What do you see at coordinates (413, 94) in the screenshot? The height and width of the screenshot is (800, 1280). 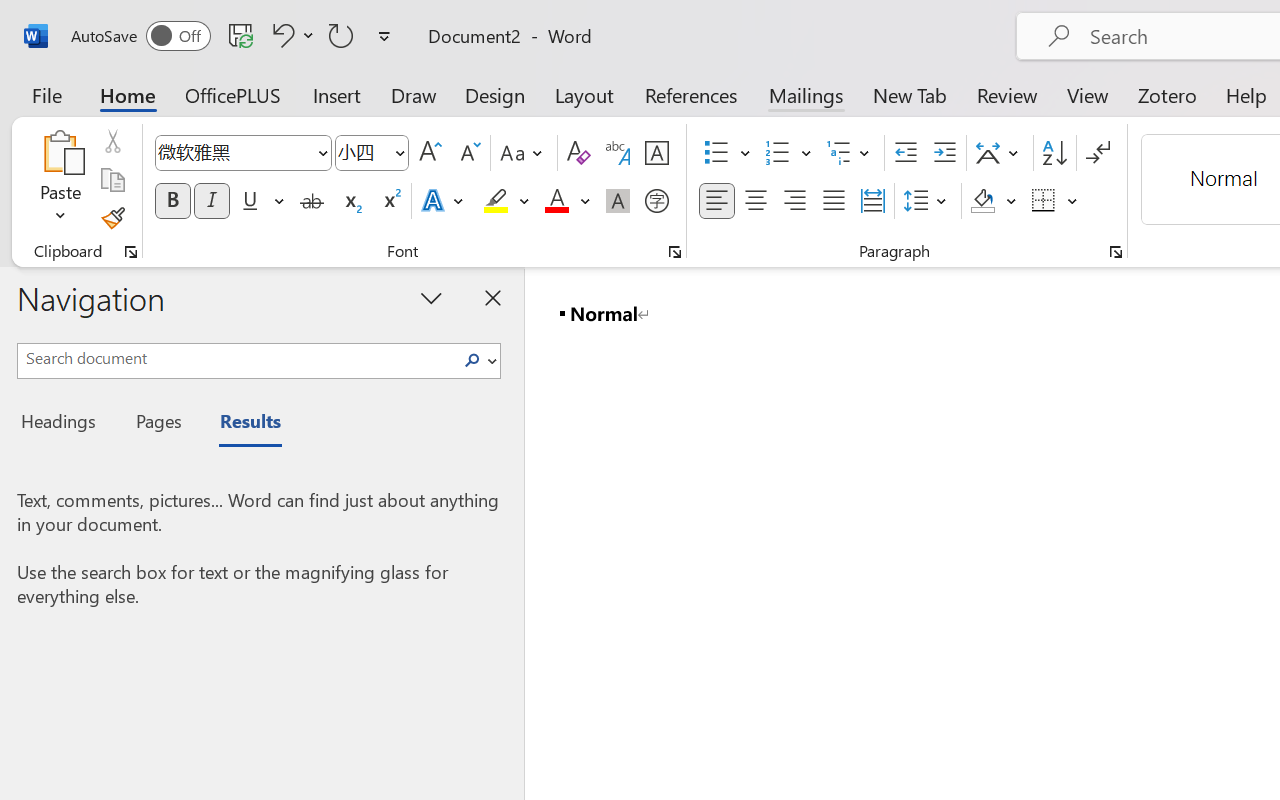 I see `'Draw'` at bounding box center [413, 94].